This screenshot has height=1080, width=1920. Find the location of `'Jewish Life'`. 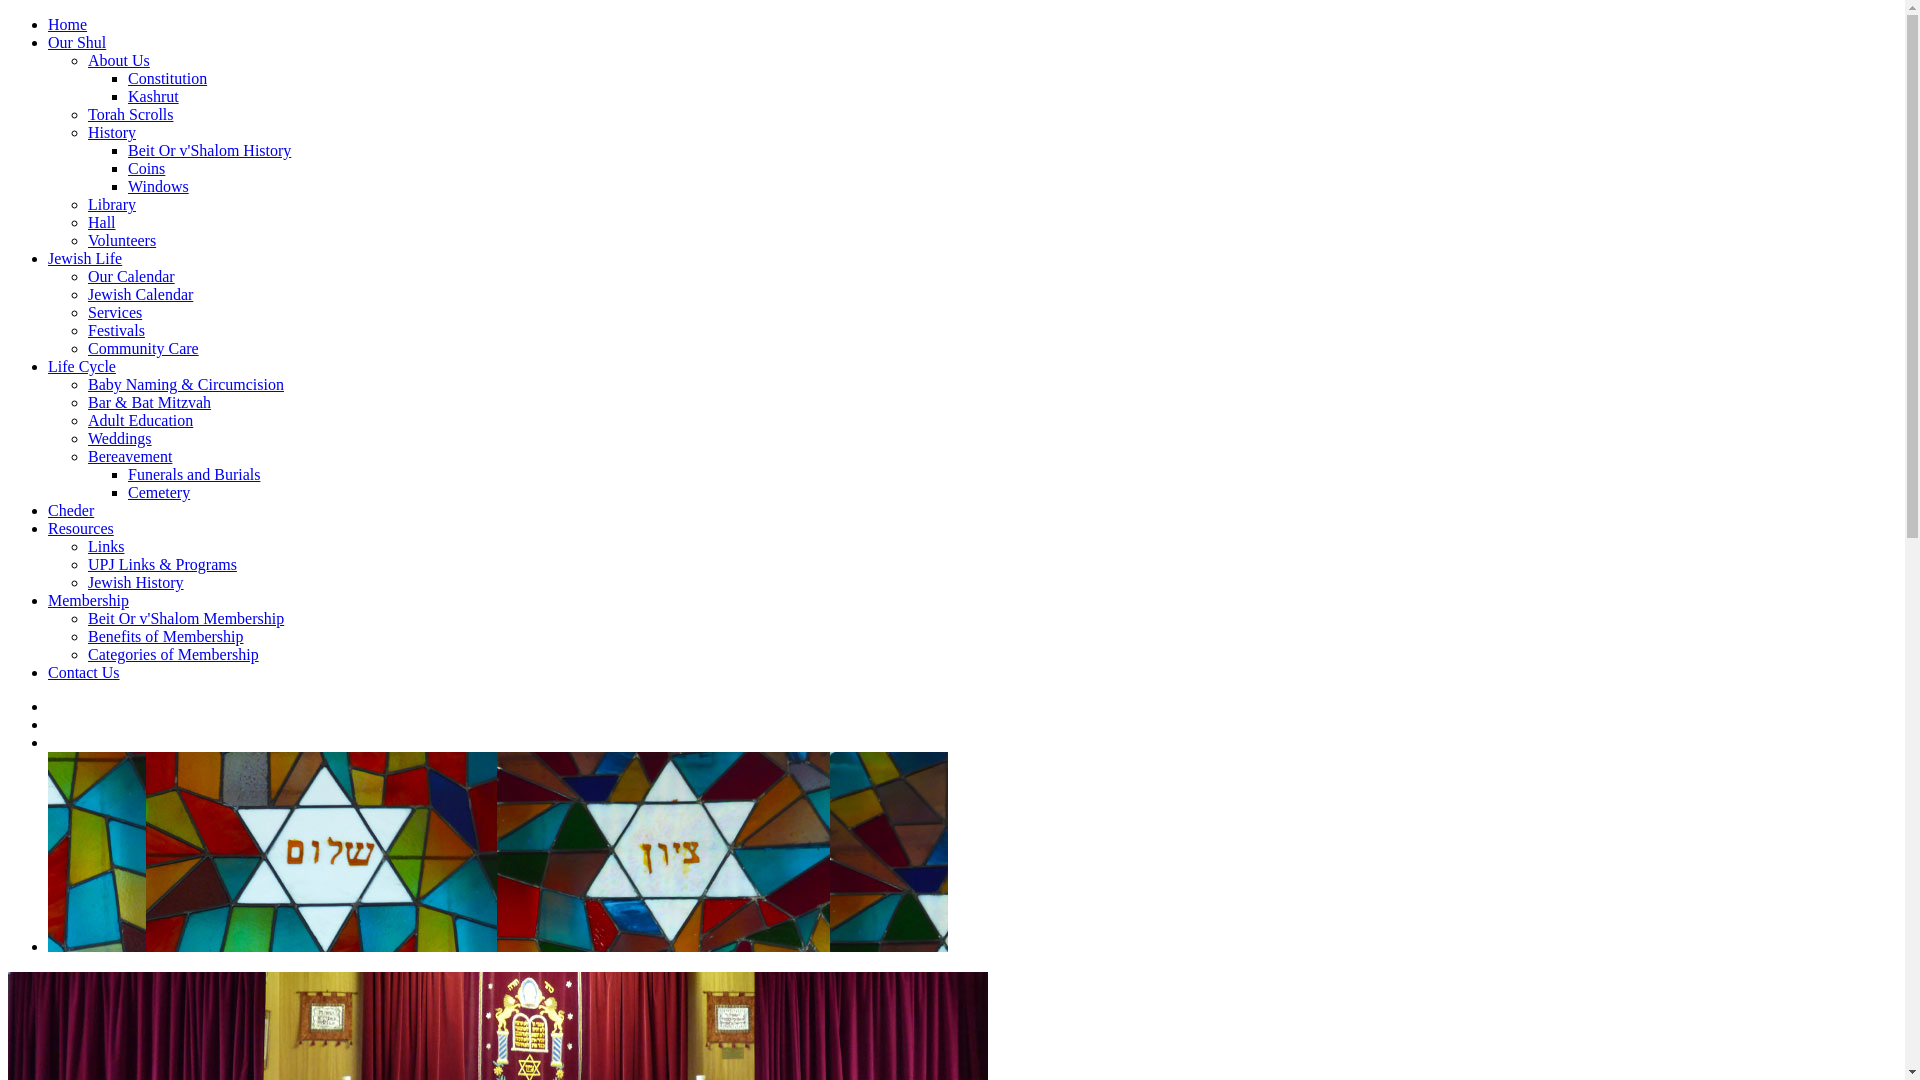

'Jewish Life' is located at coordinates (84, 257).